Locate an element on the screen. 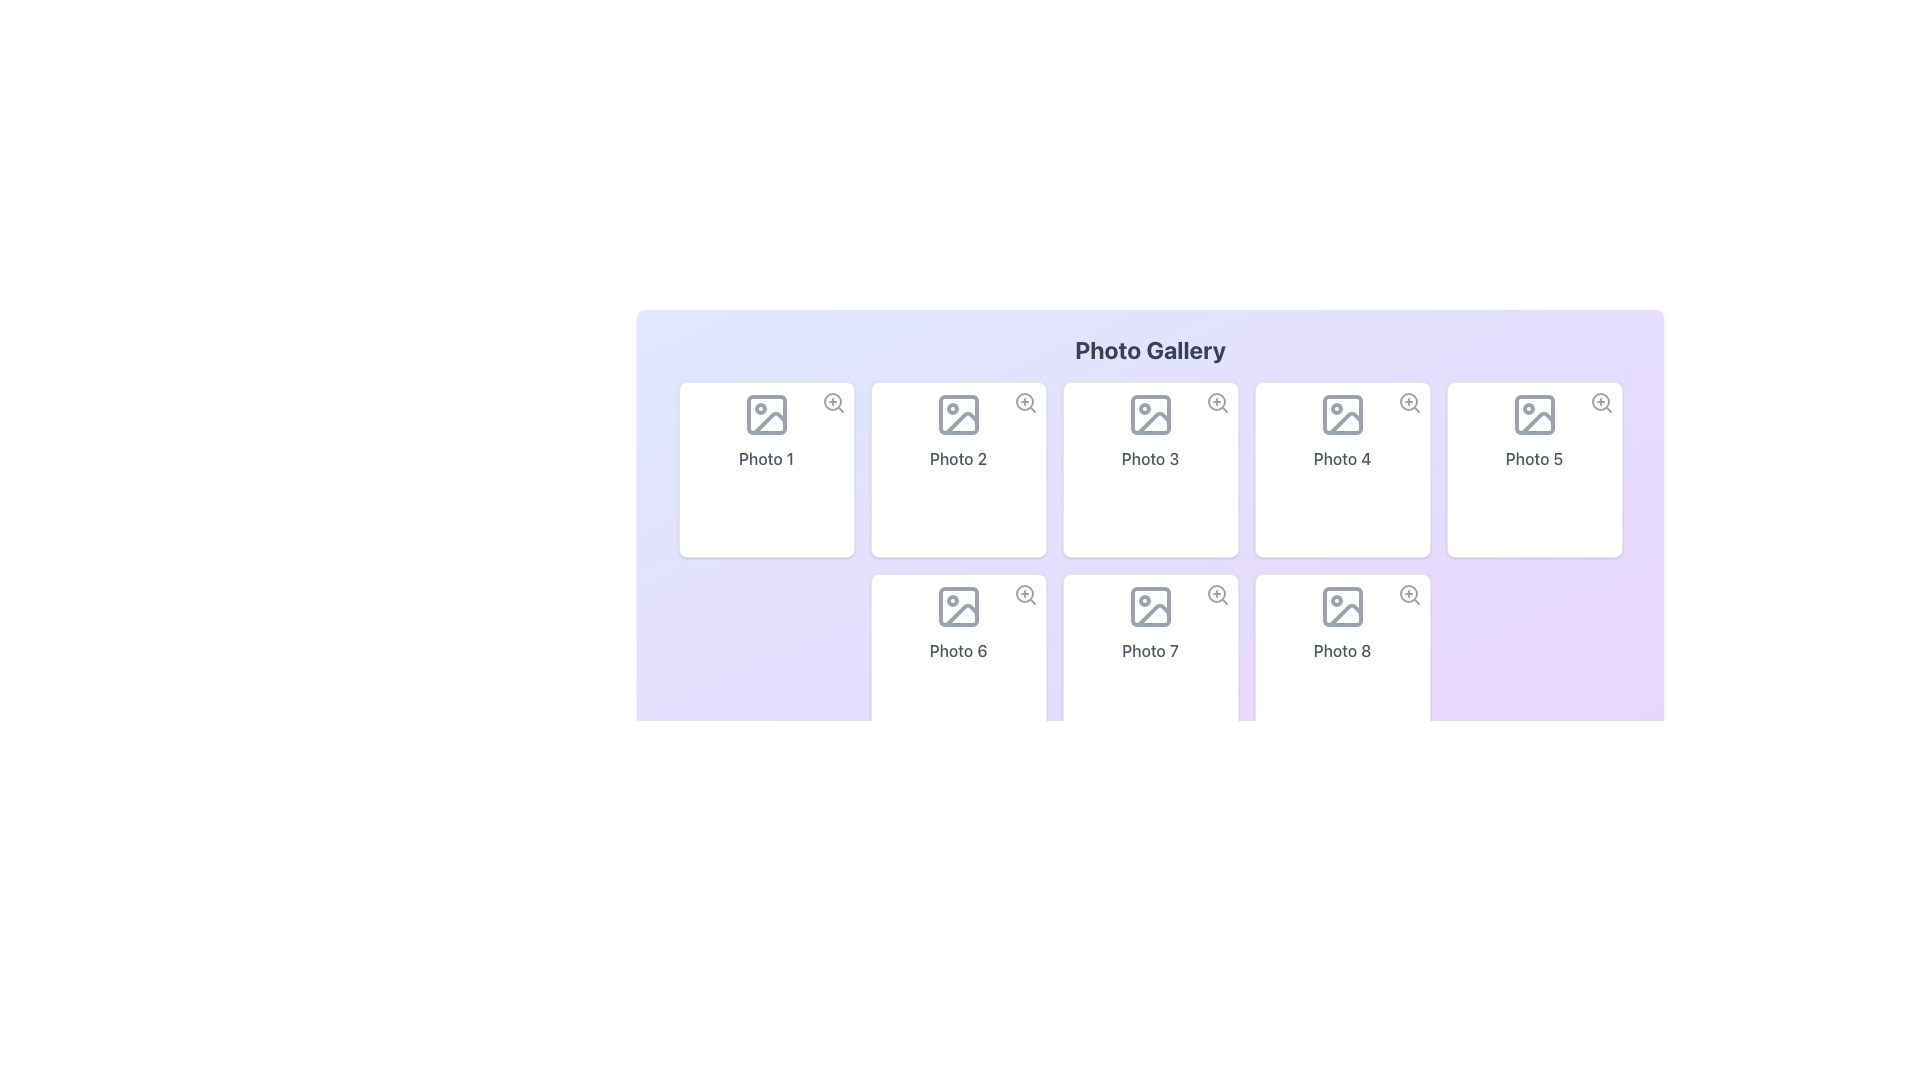 The width and height of the screenshot is (1920, 1080). the magnifying glass icon button located at the top-right corner of the 'Photo 2' card is located at coordinates (1025, 402).